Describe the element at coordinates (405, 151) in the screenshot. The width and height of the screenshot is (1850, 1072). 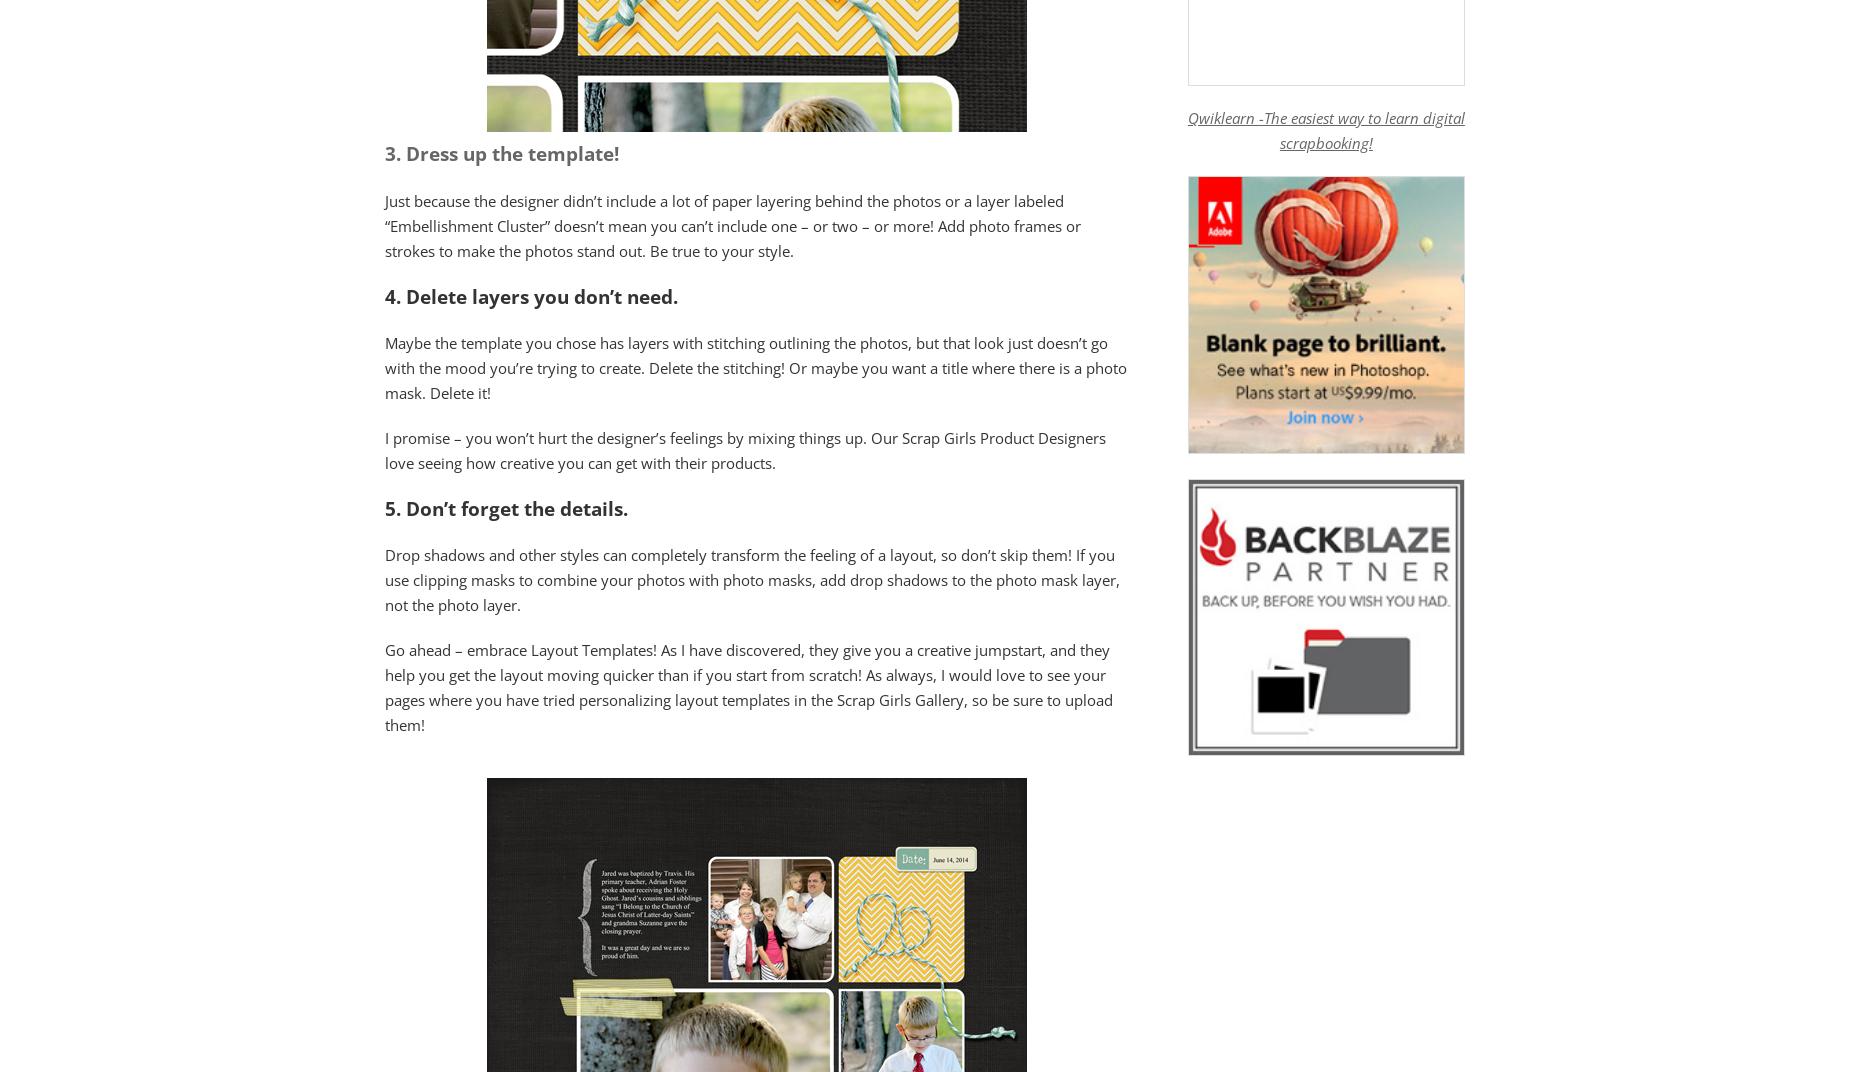
I see `'Dress up the template!'` at that location.